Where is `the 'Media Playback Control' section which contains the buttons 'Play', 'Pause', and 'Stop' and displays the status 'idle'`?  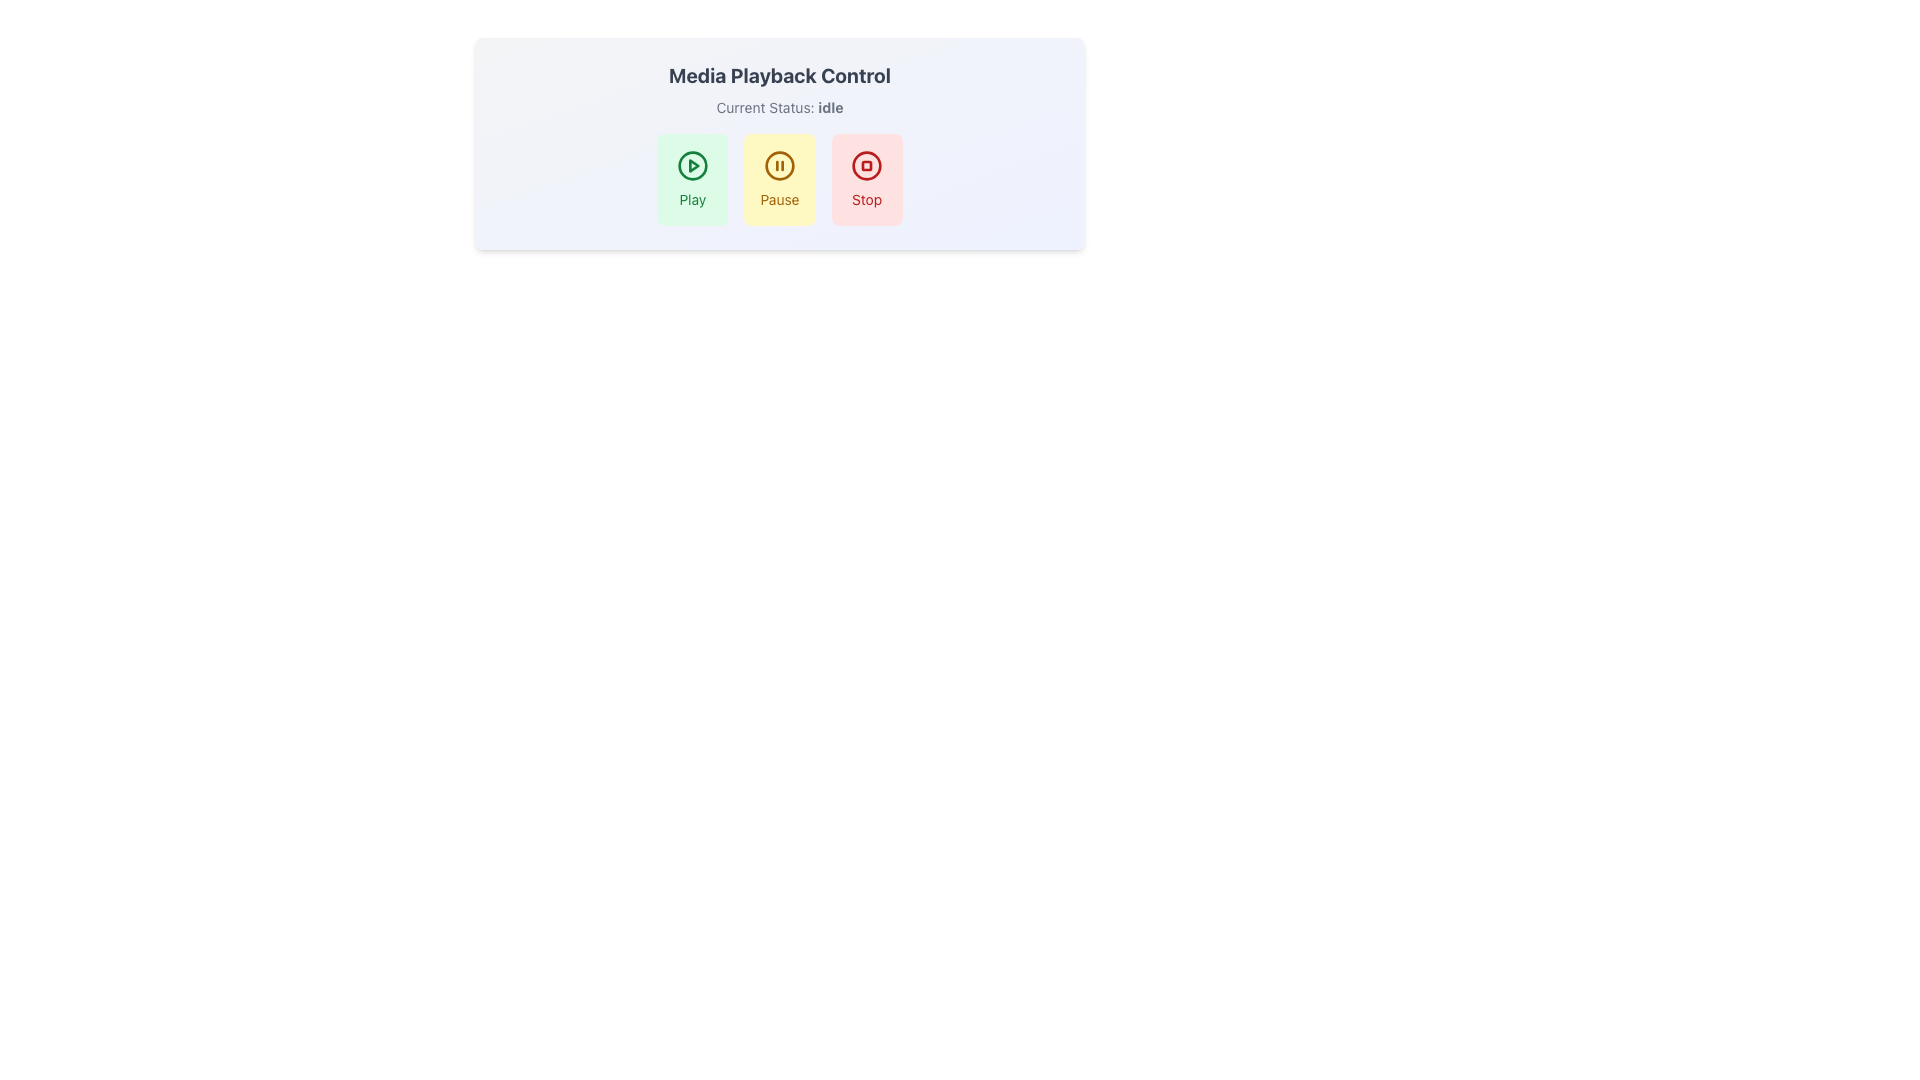
the 'Media Playback Control' section which contains the buttons 'Play', 'Pause', and 'Stop' and displays the status 'idle' is located at coordinates (778, 142).